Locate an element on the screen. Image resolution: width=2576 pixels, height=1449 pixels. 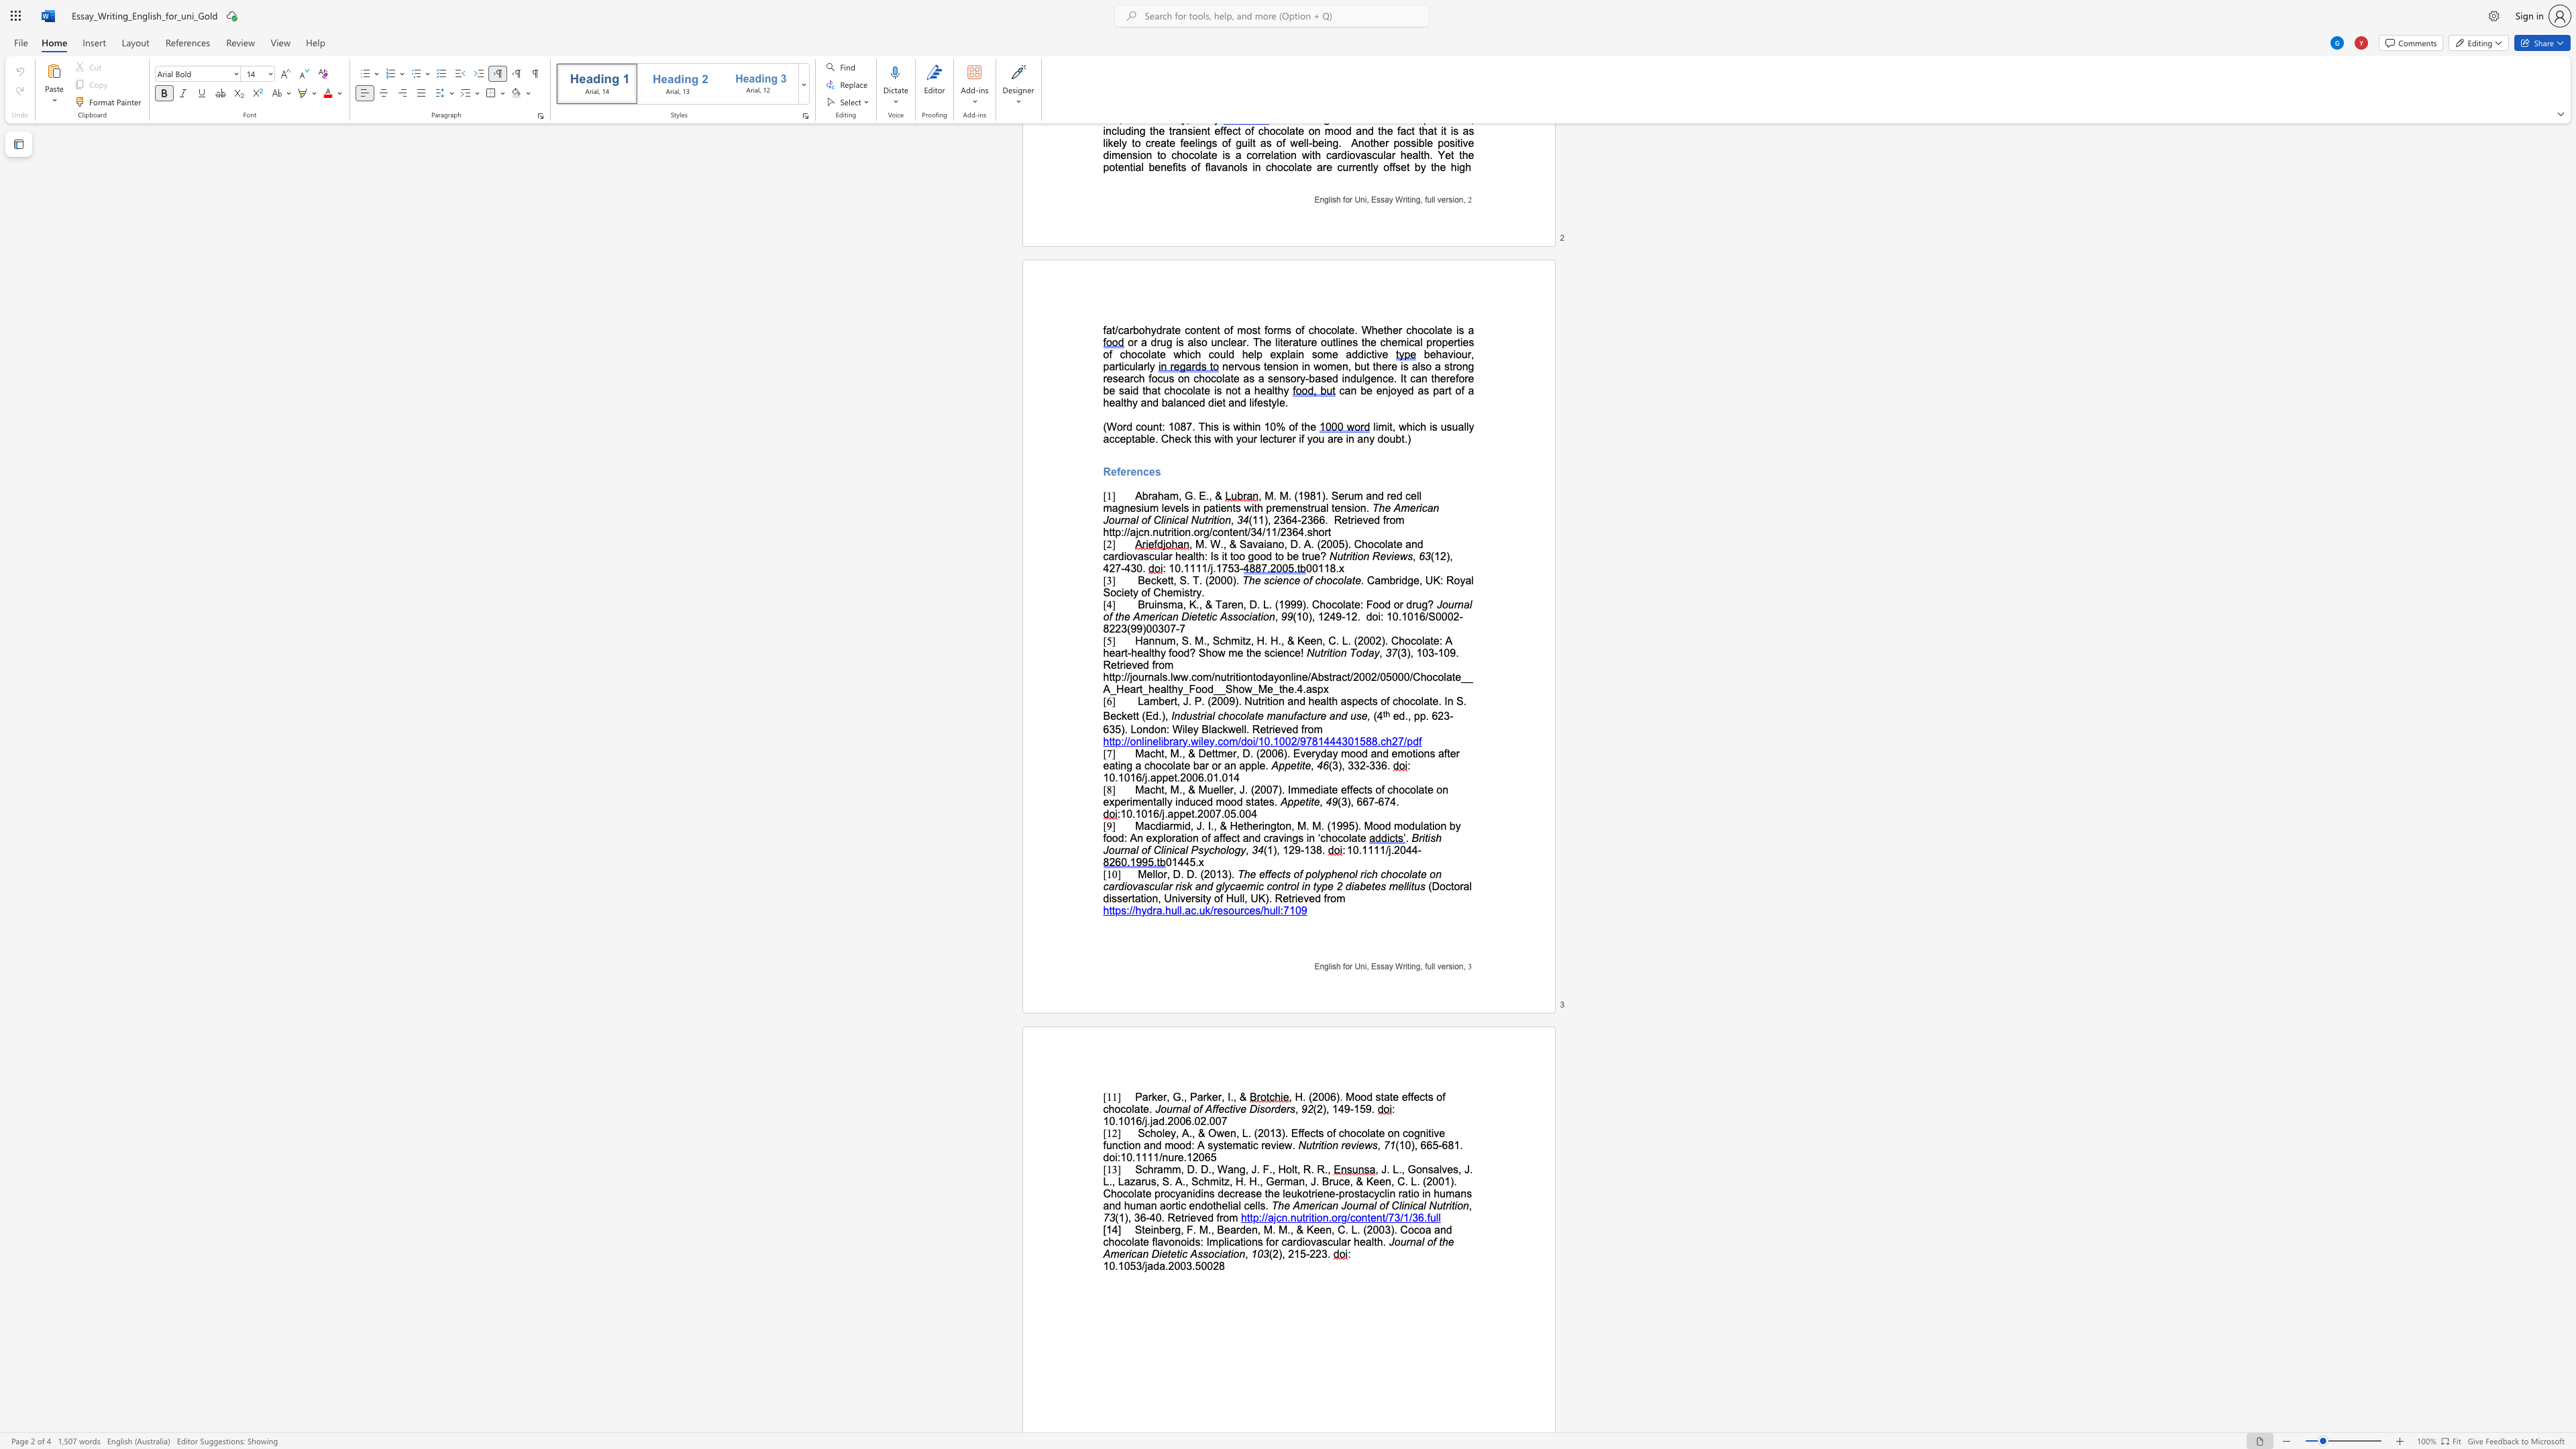
the subset text "den, M. M., & Keen, C. L. (2003). Cocoa and chocolate flavonoids: Implicati" within the text "Steinberg, F. M., Bearden, M. M., & Keen, C. L. (2003). Cocoa and chocolate flavonoids: Implications for cardiovascular health." is located at coordinates (1238, 1228).